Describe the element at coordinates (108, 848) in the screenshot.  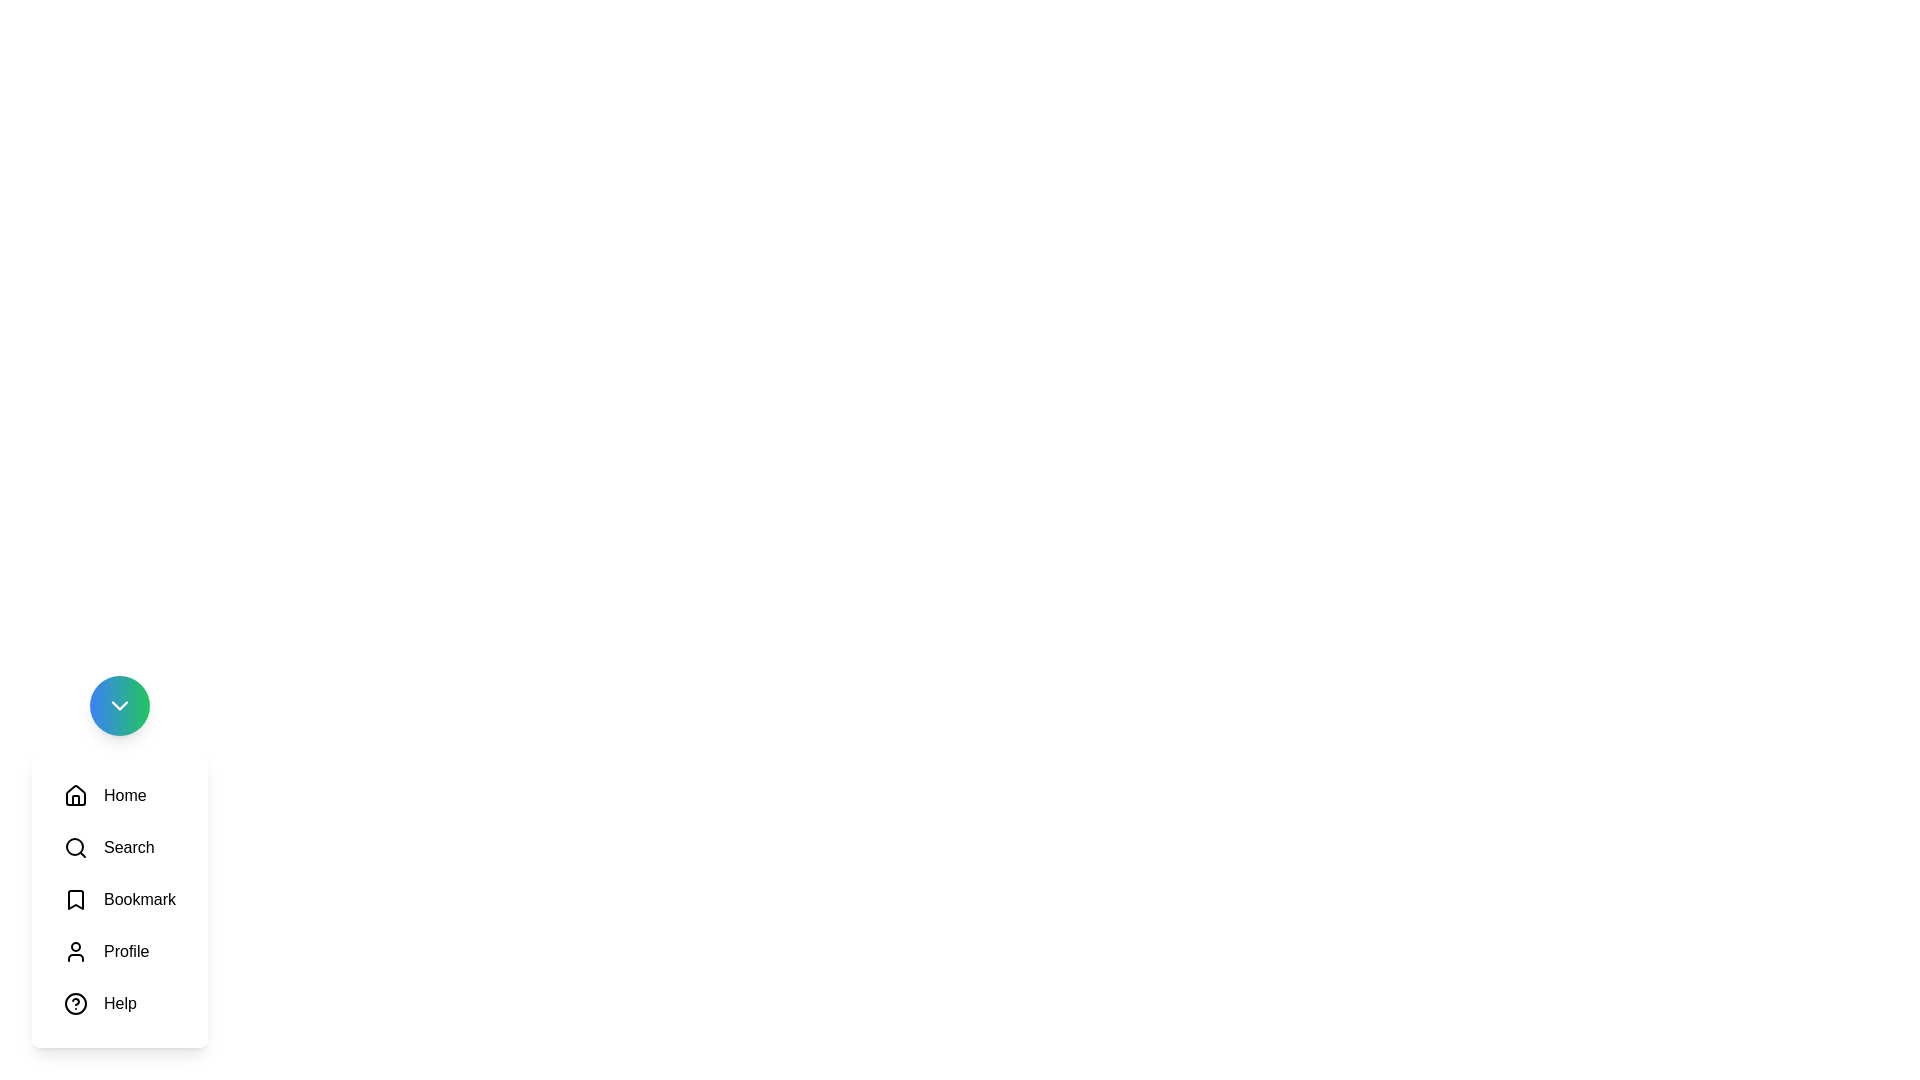
I see `the Search option in the menu` at that location.